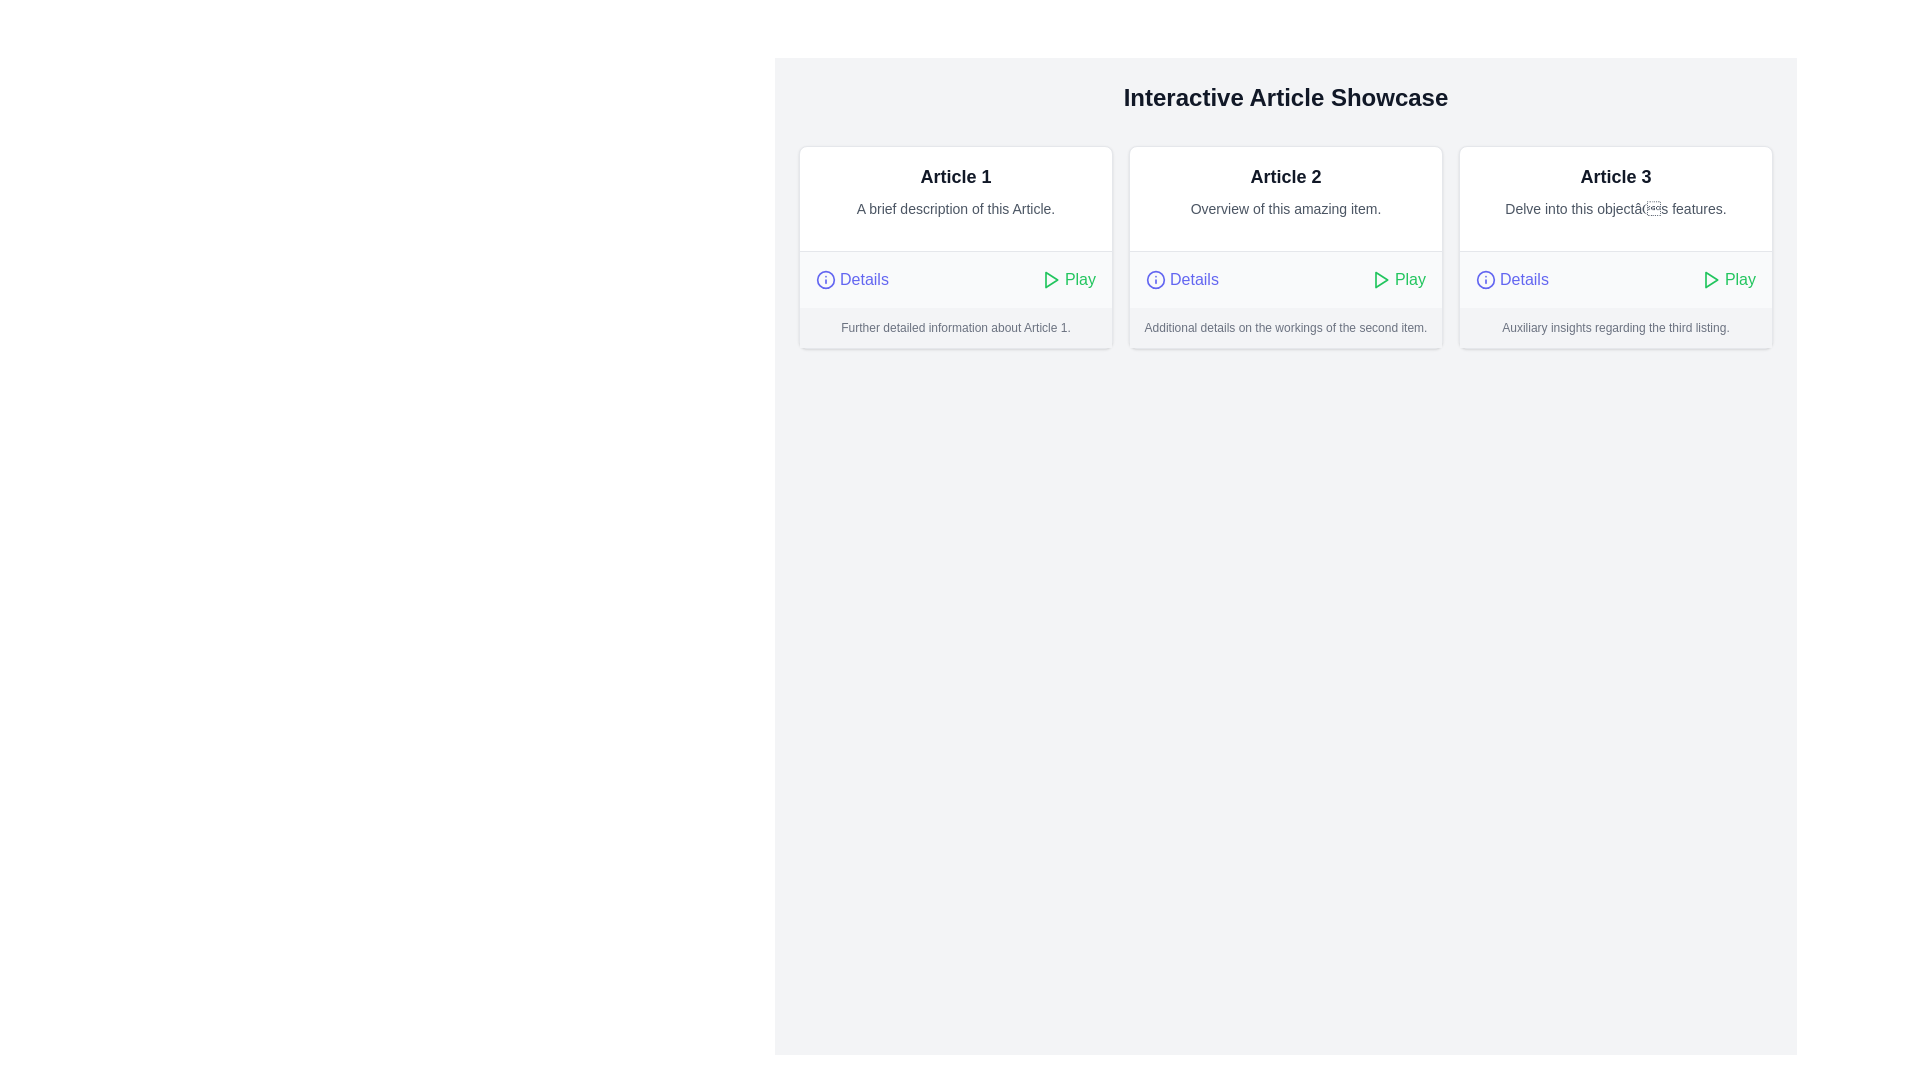 The width and height of the screenshot is (1920, 1080). I want to click on the Decorative vector graphic (SVG) circle, so click(1156, 280).